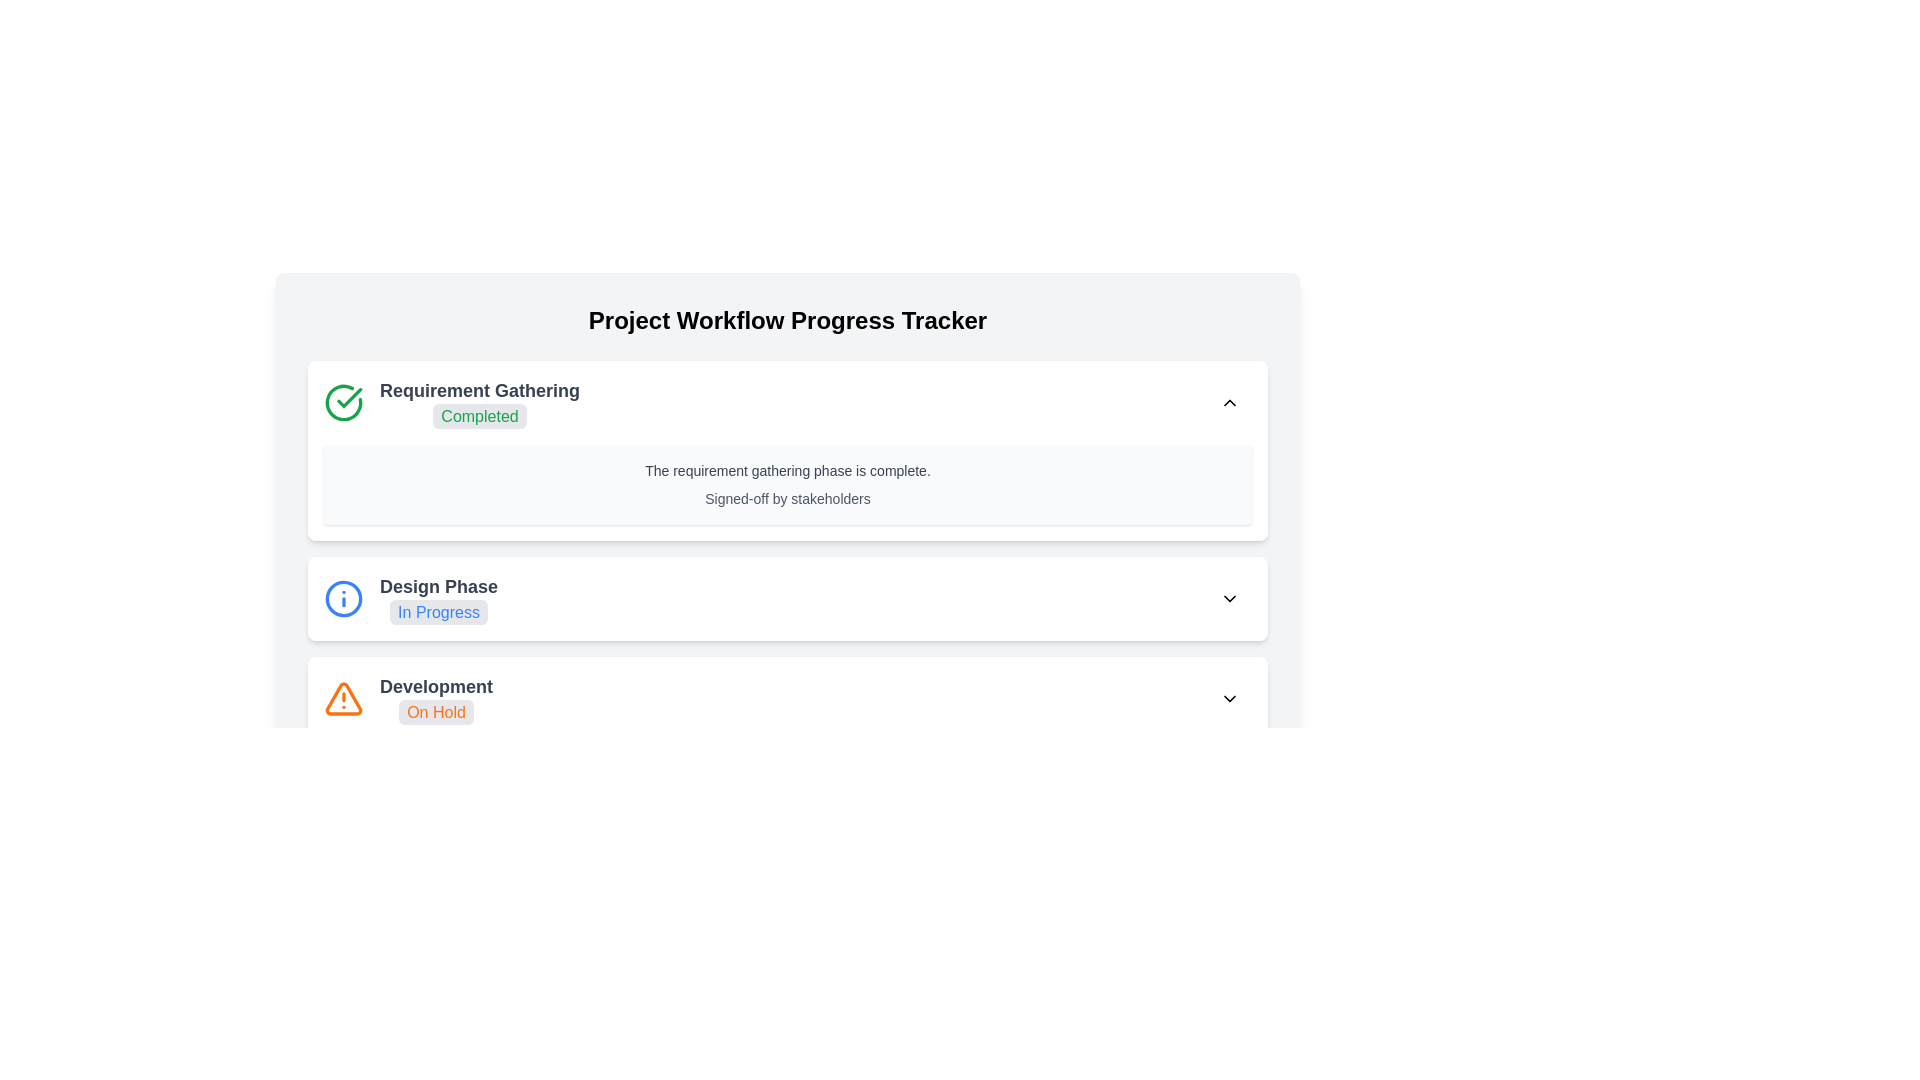 Image resolution: width=1920 pixels, height=1080 pixels. Describe the element at coordinates (407, 697) in the screenshot. I see `the status information of the 'Development' phase indicated by the 'On Hold' Text Label with Icon, located below the 'Design Phase' section` at that location.